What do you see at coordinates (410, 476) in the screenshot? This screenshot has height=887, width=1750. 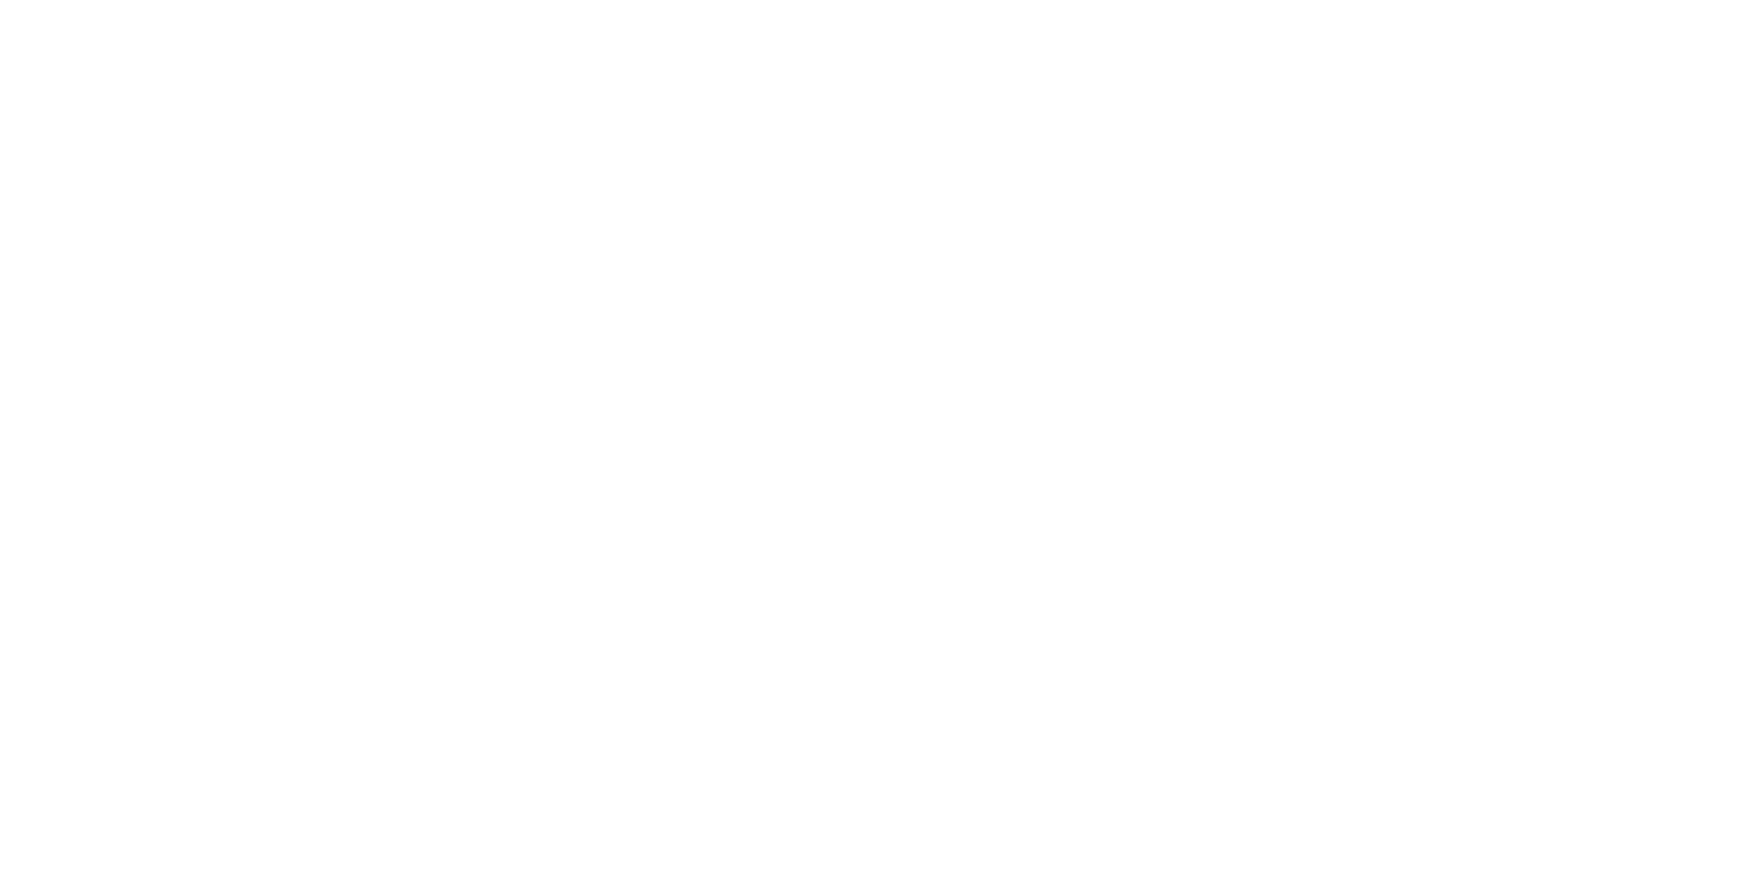 I see `'Women in Consumer Technology and CEDIA Host Coaching Event at CEDIA HQ'` at bounding box center [410, 476].